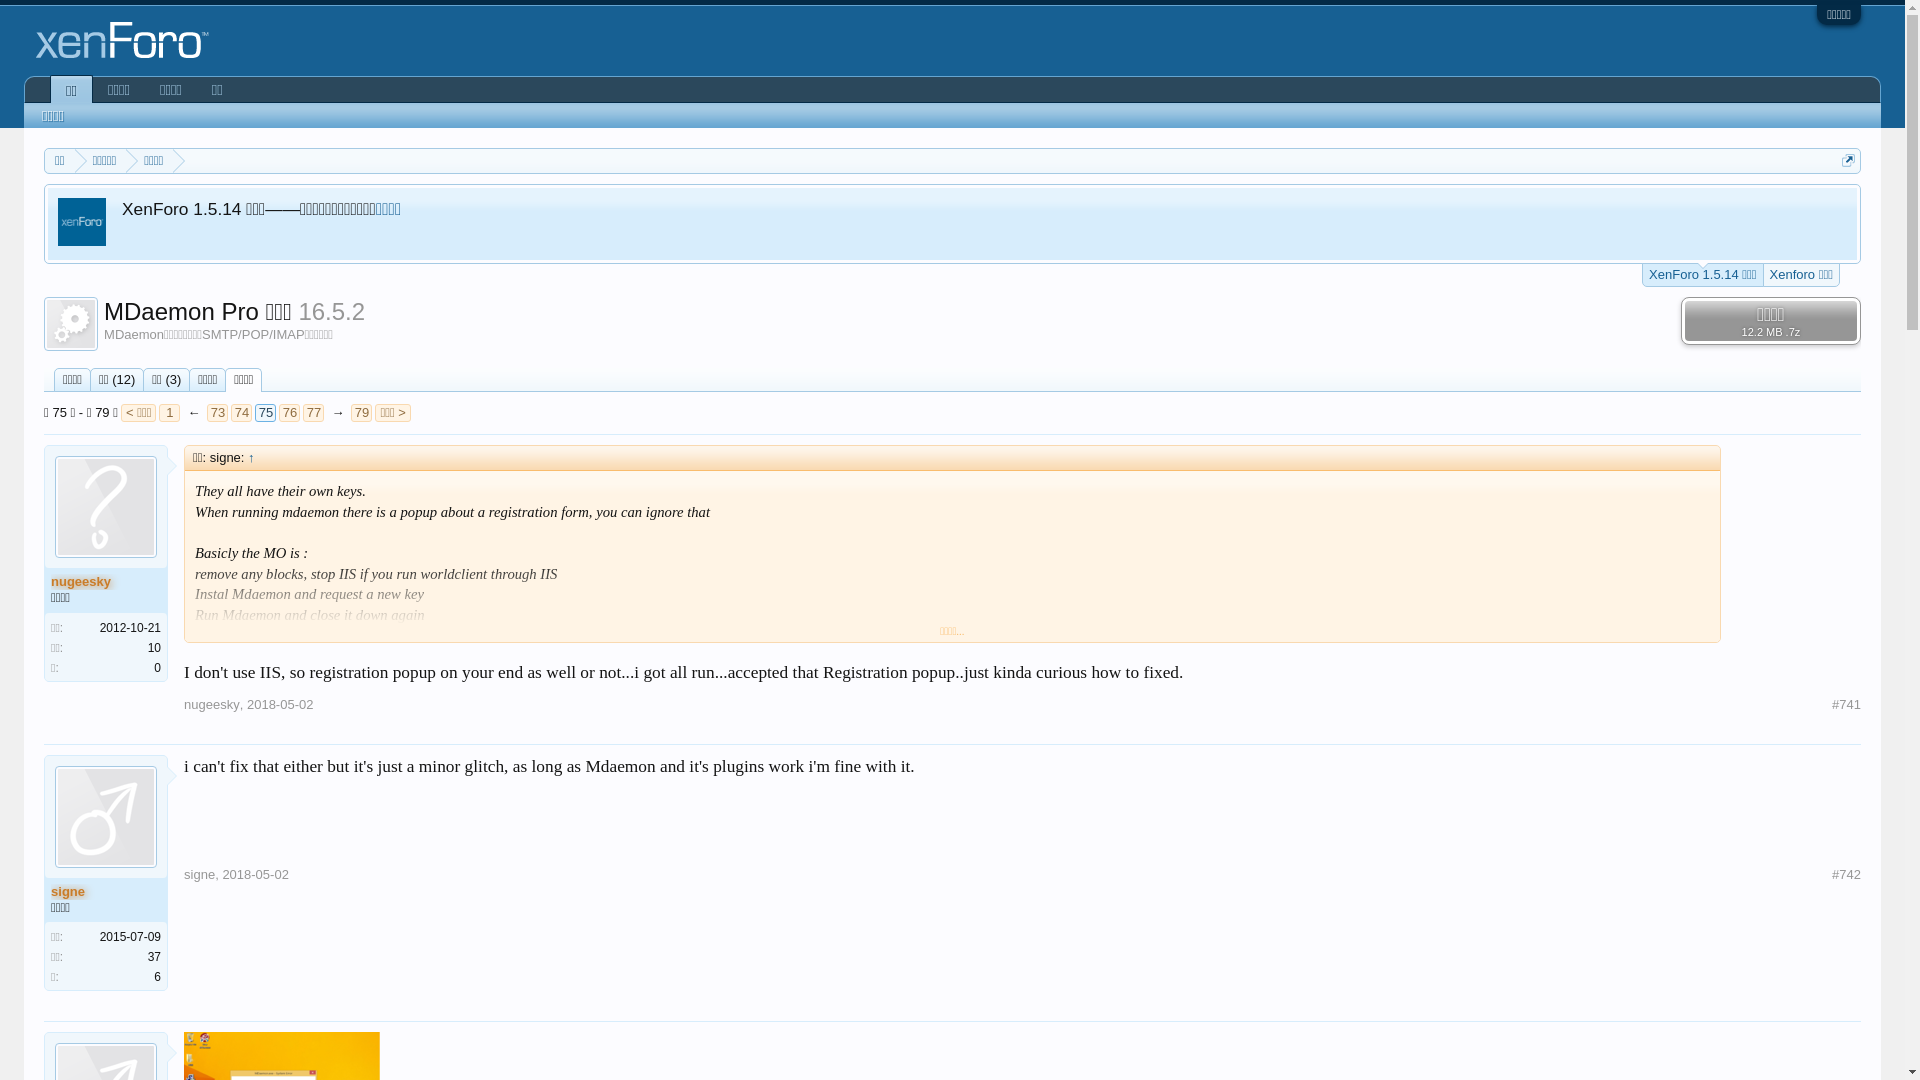  Describe the element at coordinates (153, 955) in the screenshot. I see `'37'` at that location.